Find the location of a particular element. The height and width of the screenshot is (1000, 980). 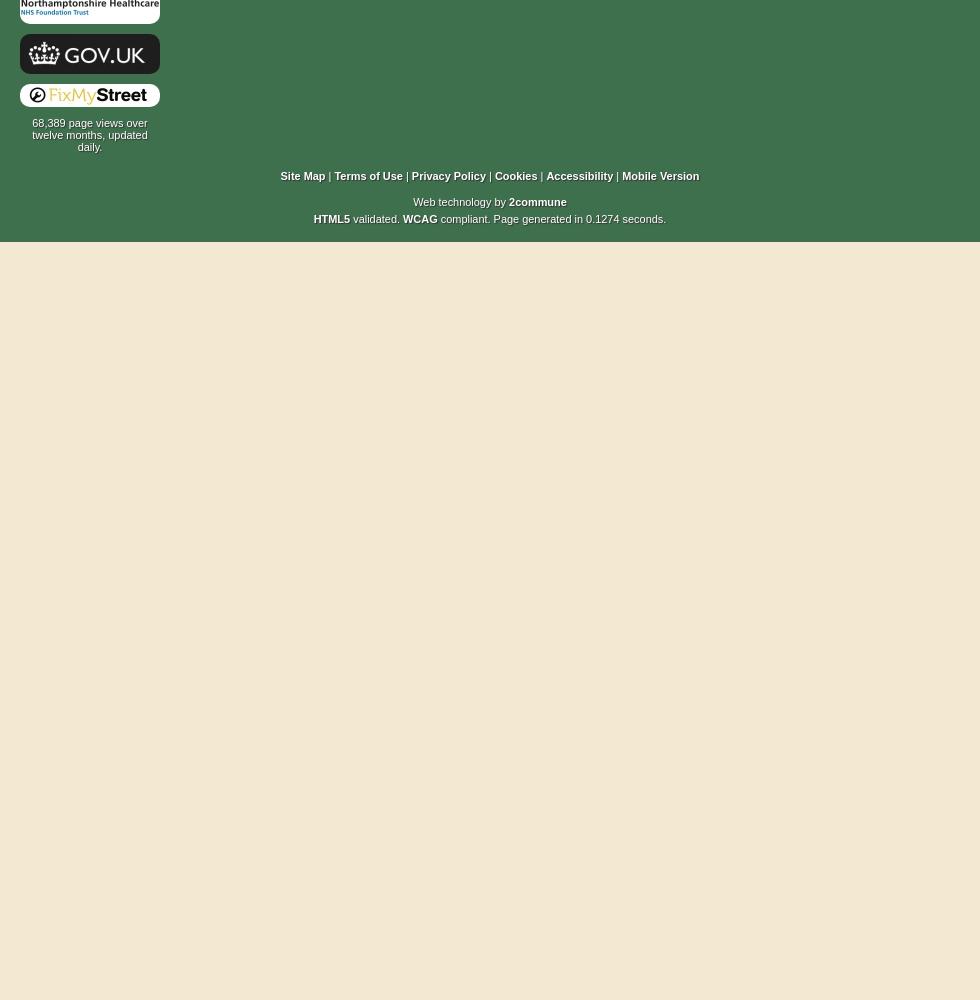

'Accessibility' is located at coordinates (579, 176).